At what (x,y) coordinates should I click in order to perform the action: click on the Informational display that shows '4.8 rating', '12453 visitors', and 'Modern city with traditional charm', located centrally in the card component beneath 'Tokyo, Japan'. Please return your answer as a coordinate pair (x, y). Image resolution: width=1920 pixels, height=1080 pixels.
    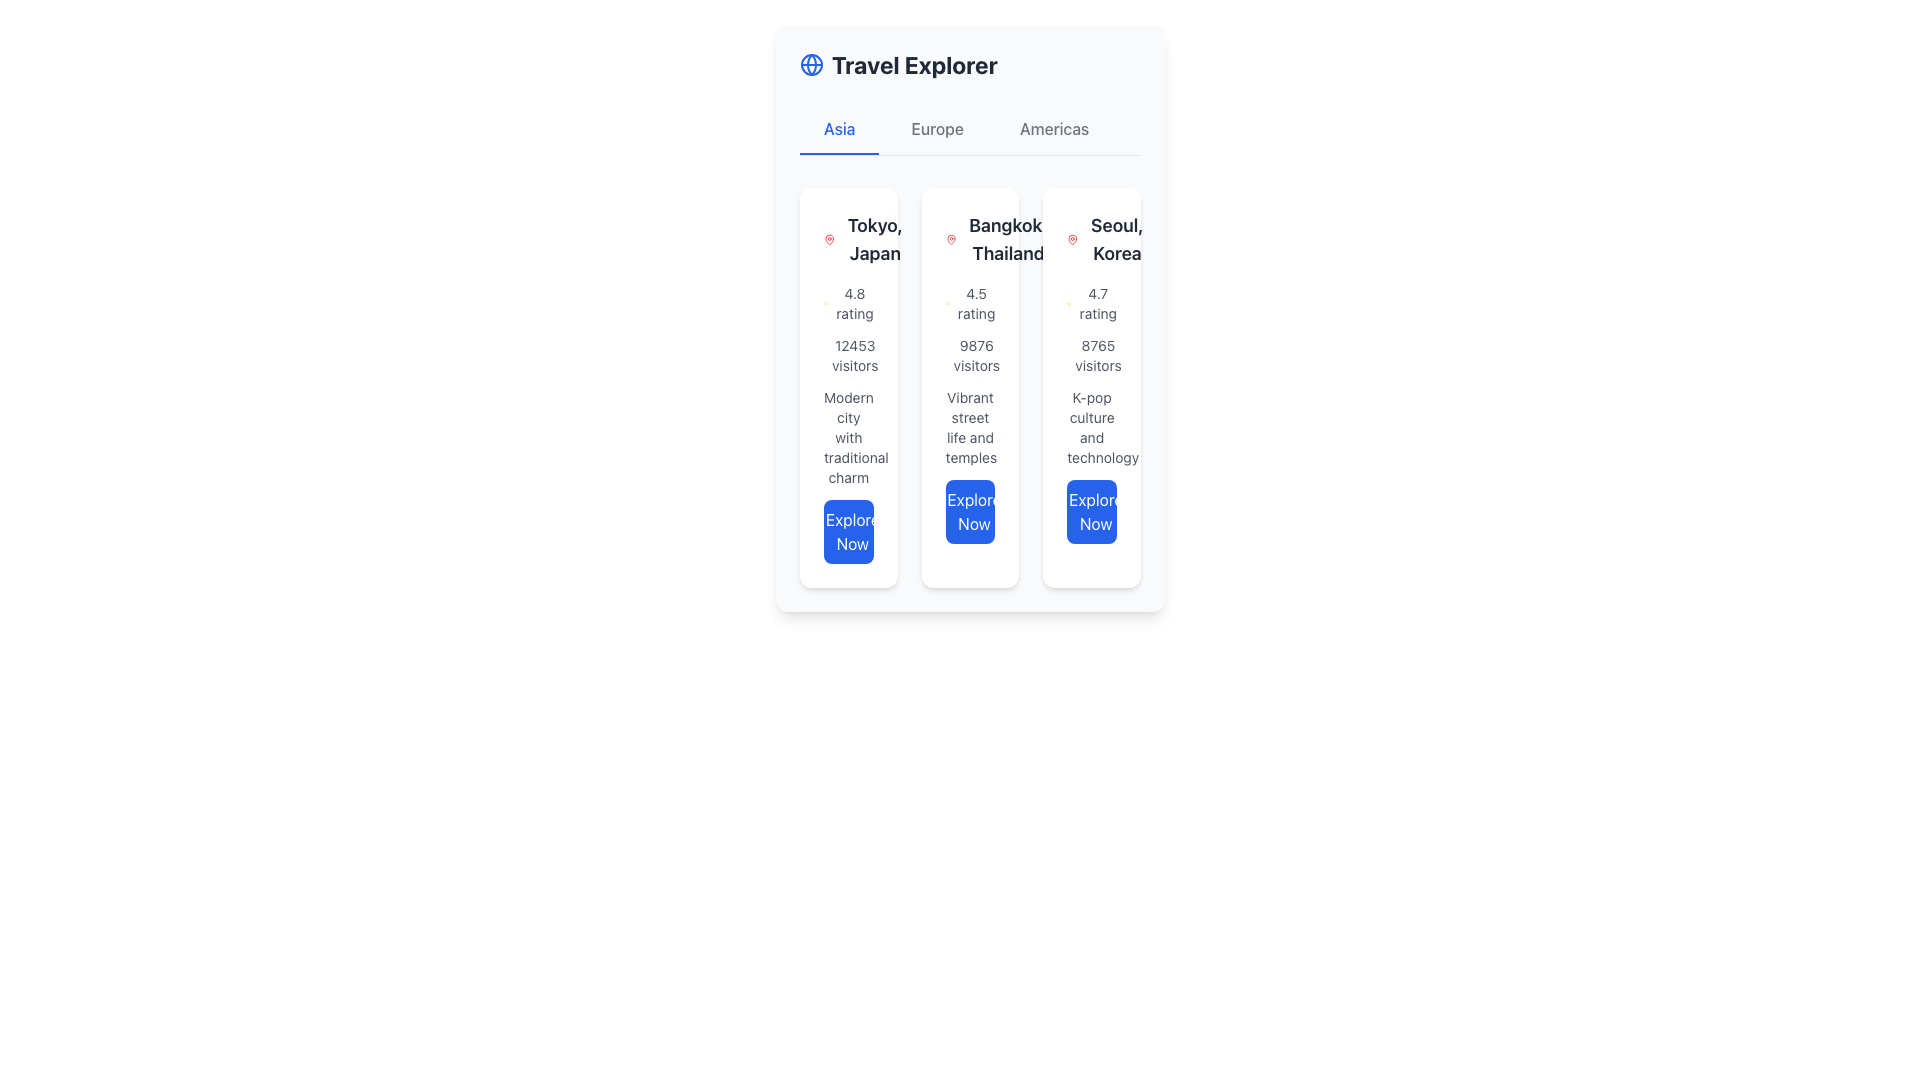
    Looking at the image, I should click on (848, 423).